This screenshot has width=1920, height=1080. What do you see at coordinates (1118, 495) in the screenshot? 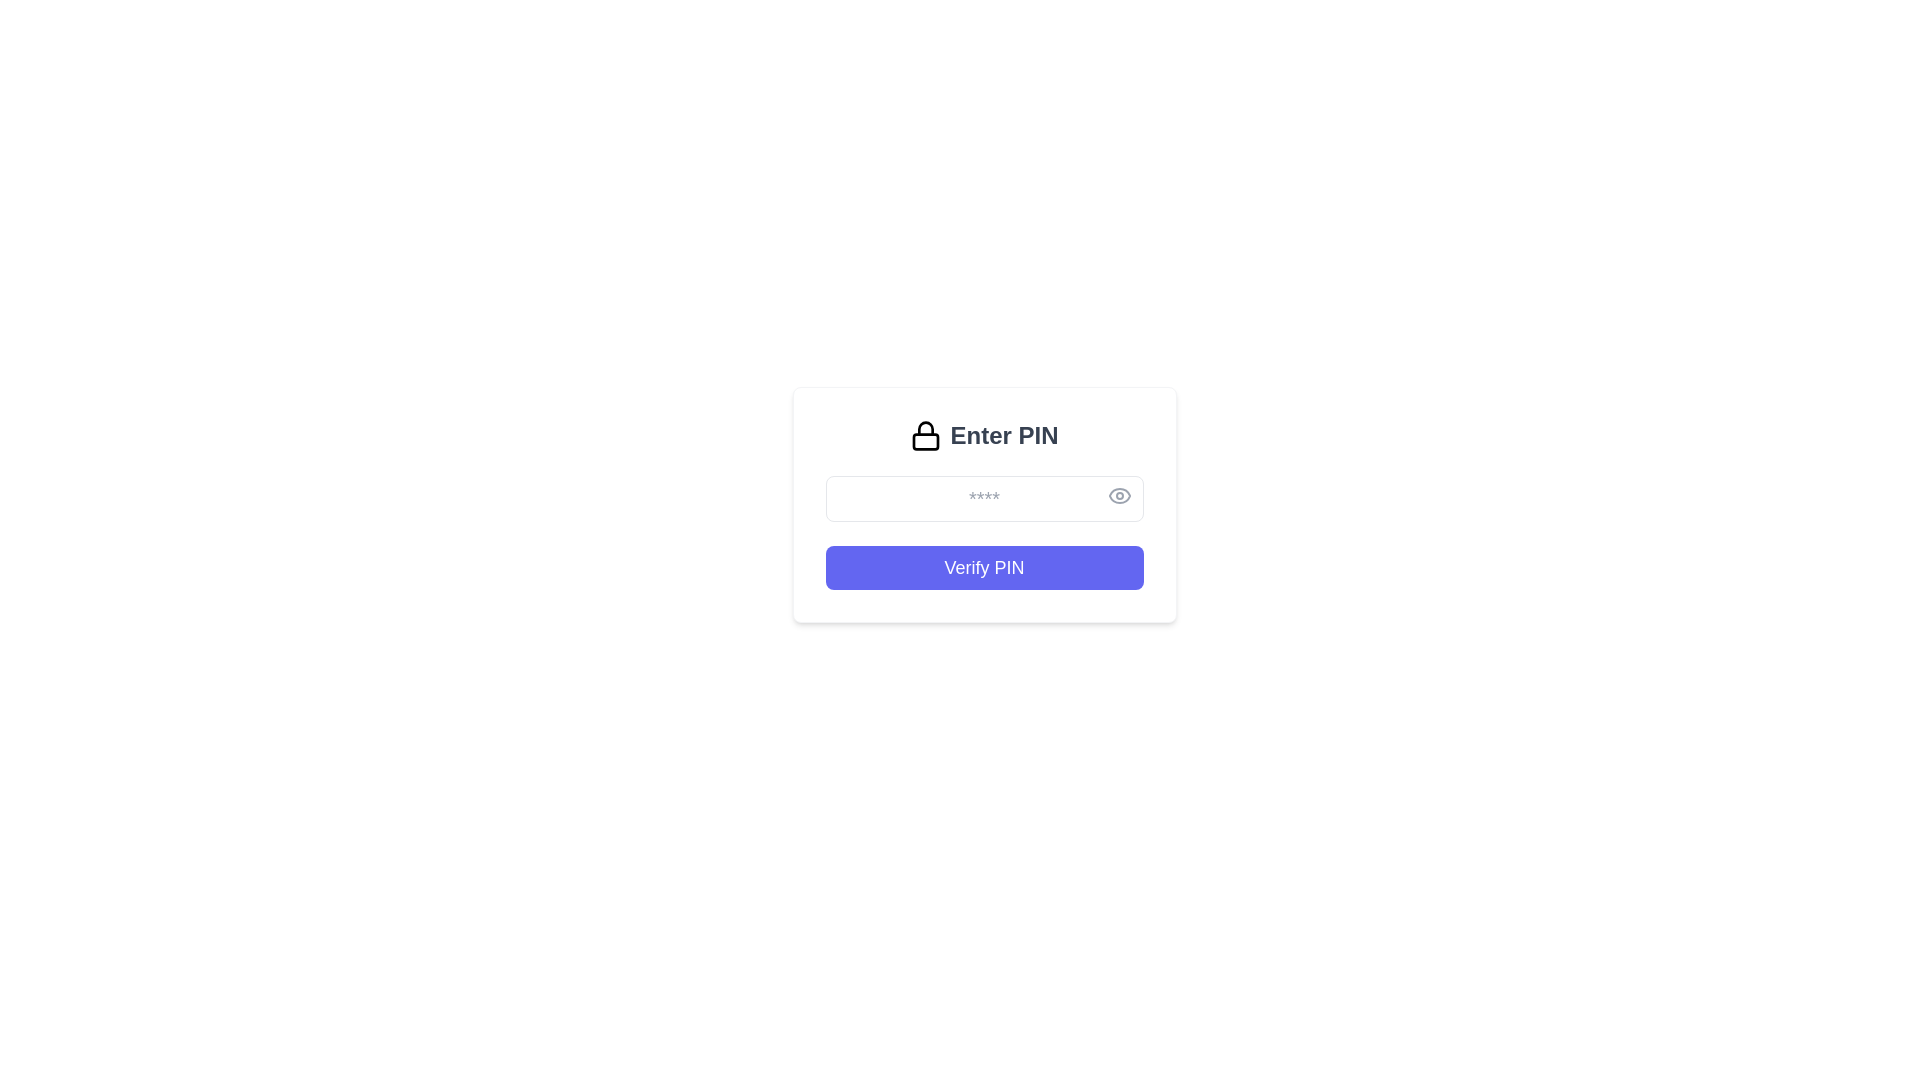
I see `the gray eye icon button located at the top-right corner of the PIN input field` at bounding box center [1118, 495].